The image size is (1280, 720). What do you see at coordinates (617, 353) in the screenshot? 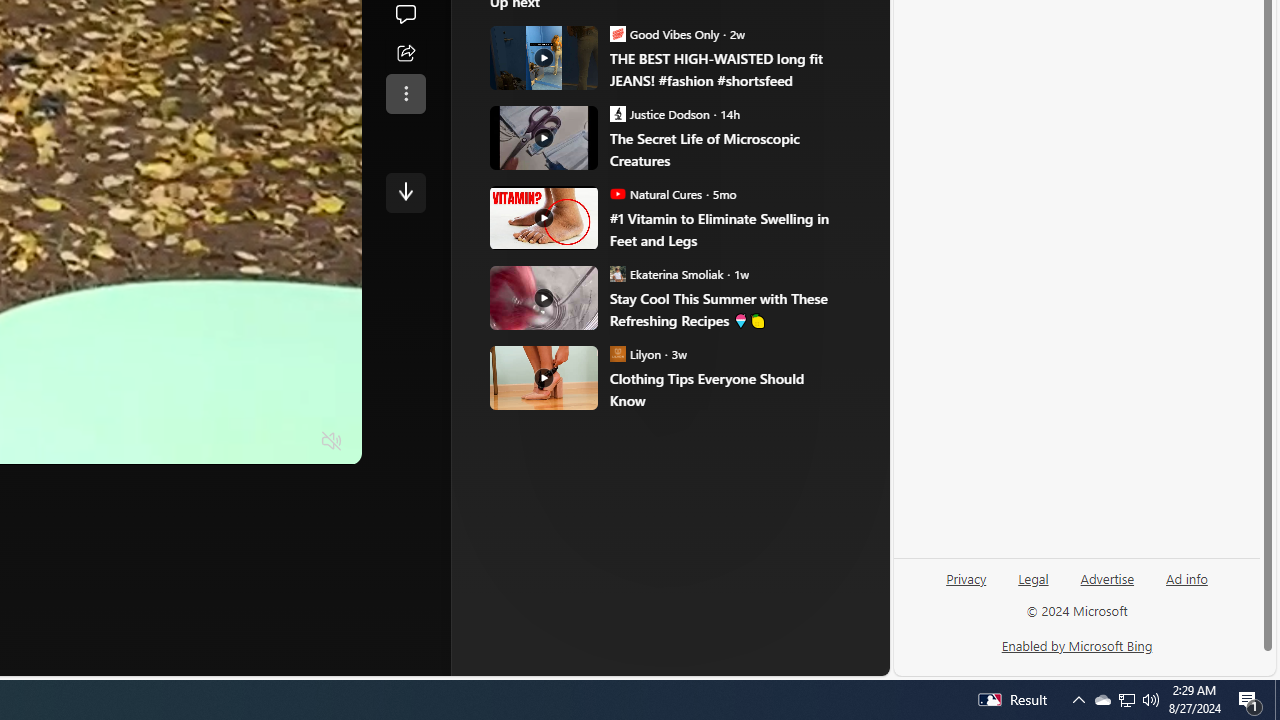
I see `'Lilyon'` at bounding box center [617, 353].